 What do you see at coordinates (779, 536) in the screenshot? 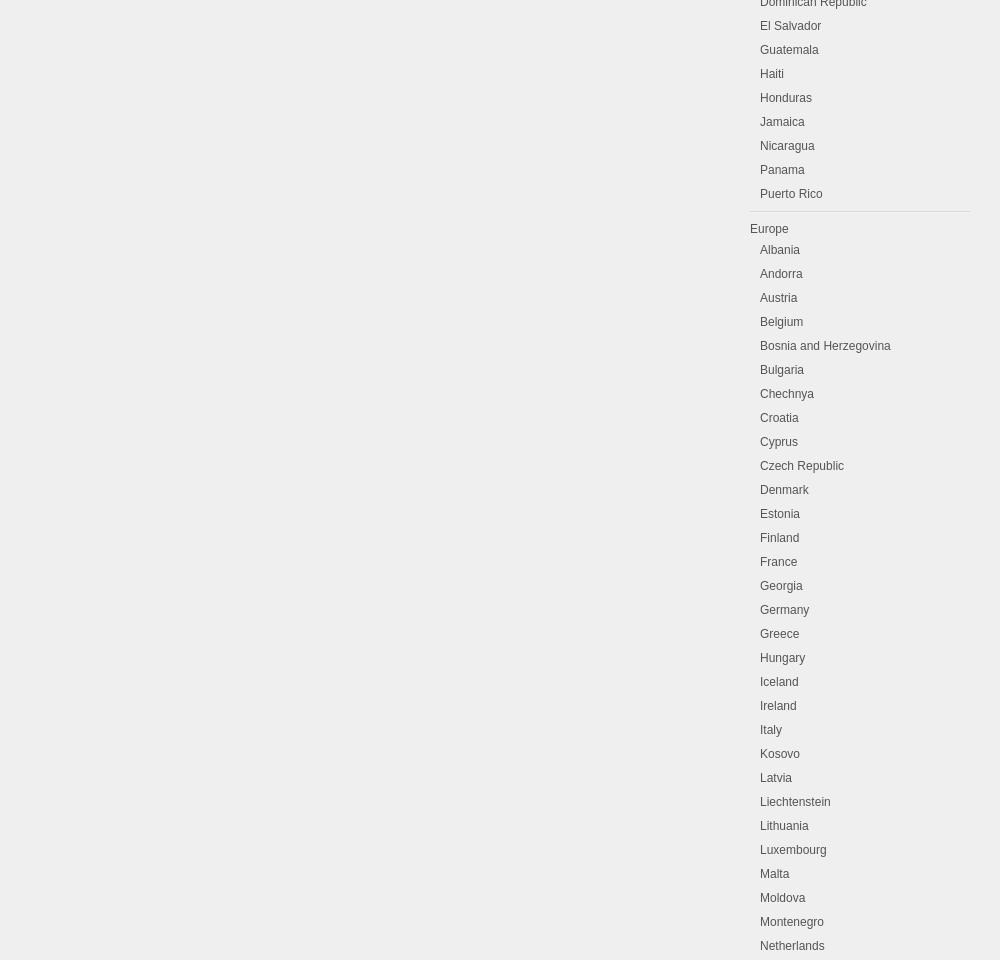
I see `'Finland'` at bounding box center [779, 536].